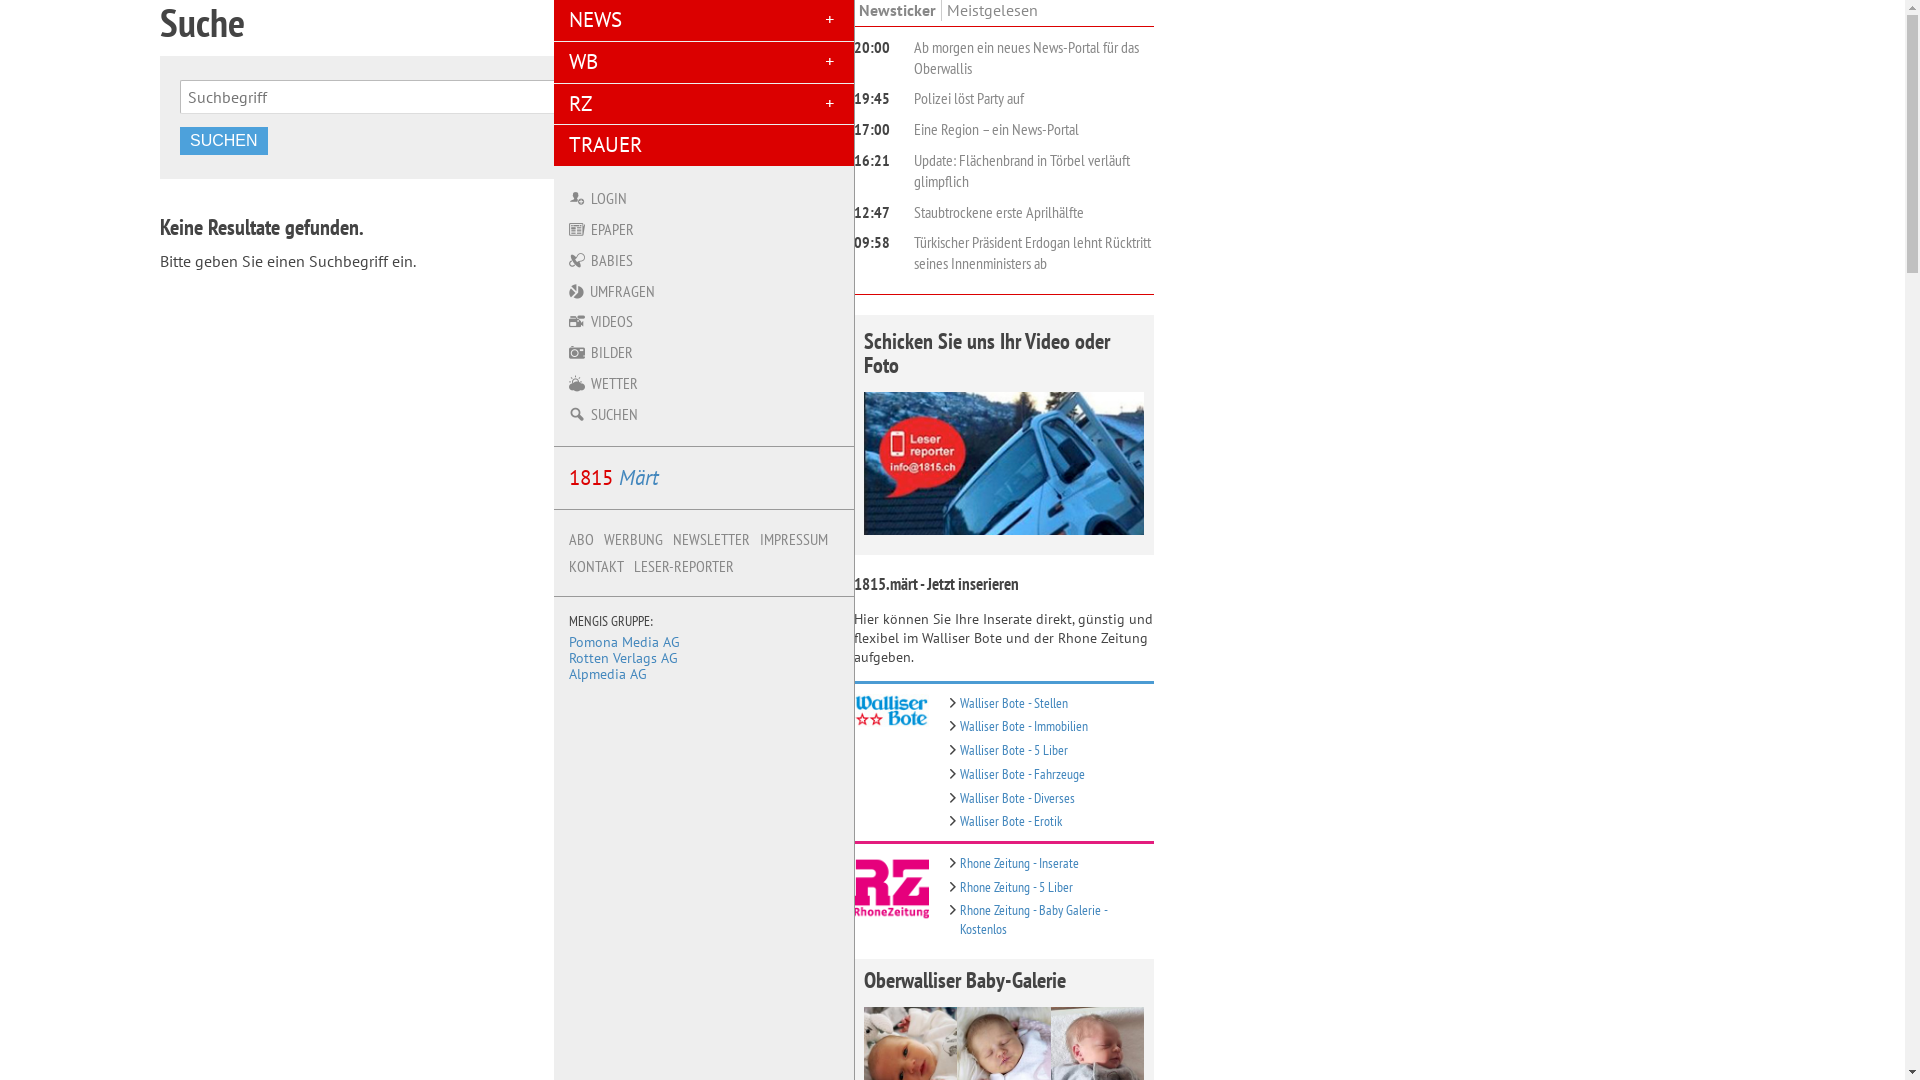 This screenshot has width=1920, height=1080. What do you see at coordinates (704, 320) in the screenshot?
I see `'VIDEOS'` at bounding box center [704, 320].